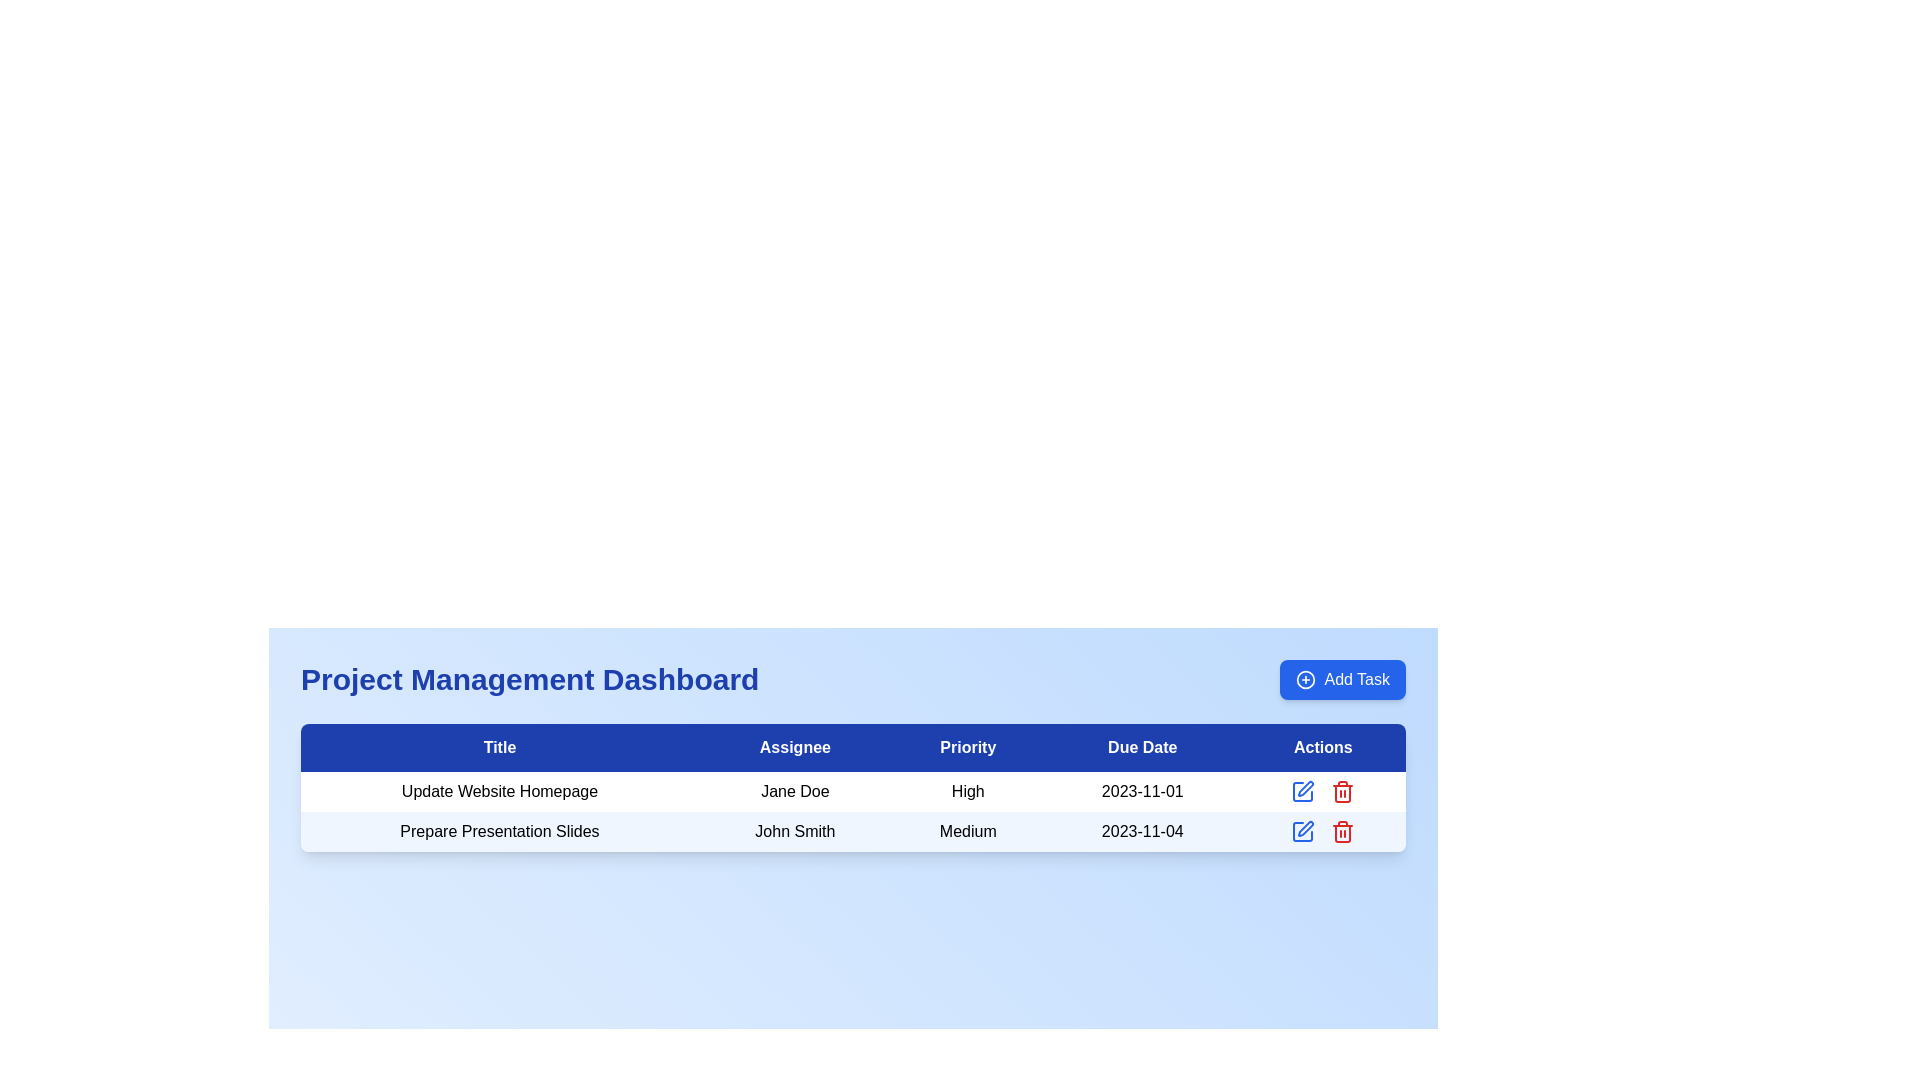 The width and height of the screenshot is (1920, 1080). Describe the element at coordinates (1142, 790) in the screenshot. I see `the text label displaying the date '2023-11-01' located in the fourth column of the first row under the header 'Due Date'` at that location.